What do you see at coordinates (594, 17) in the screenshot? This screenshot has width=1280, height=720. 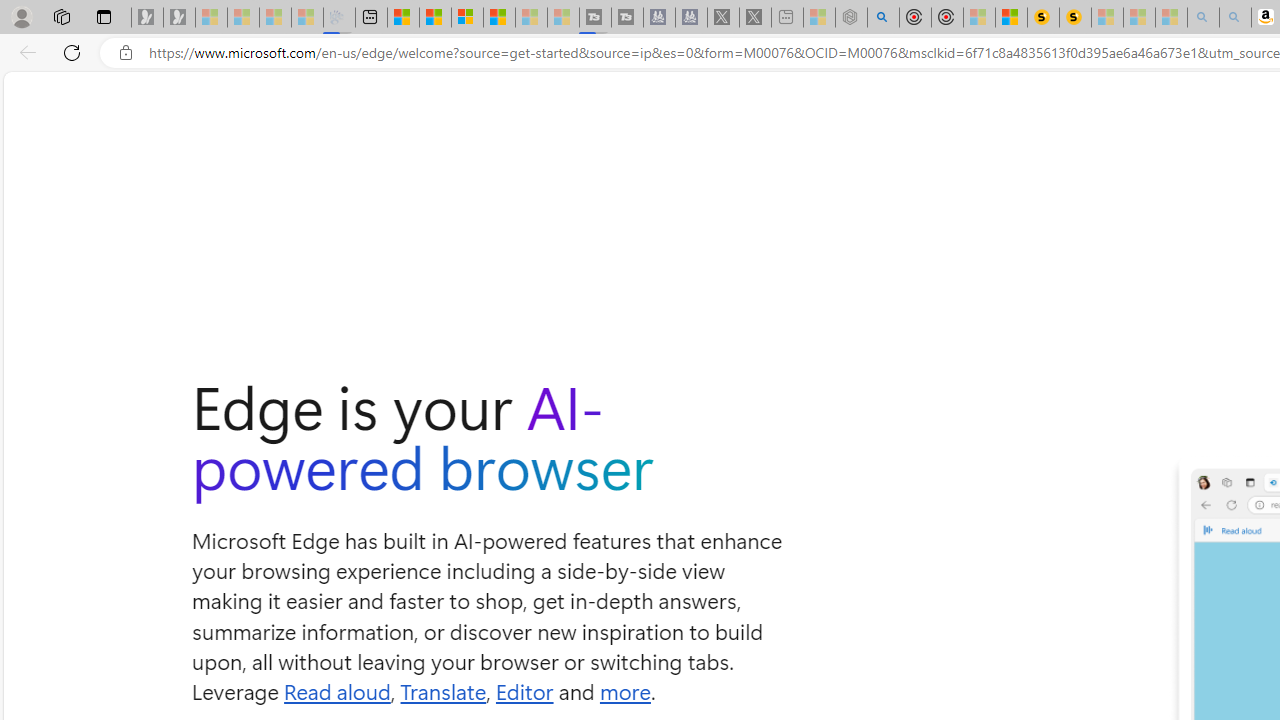 I see `'Streaming Coverage | T3 - Sleeping'` at bounding box center [594, 17].